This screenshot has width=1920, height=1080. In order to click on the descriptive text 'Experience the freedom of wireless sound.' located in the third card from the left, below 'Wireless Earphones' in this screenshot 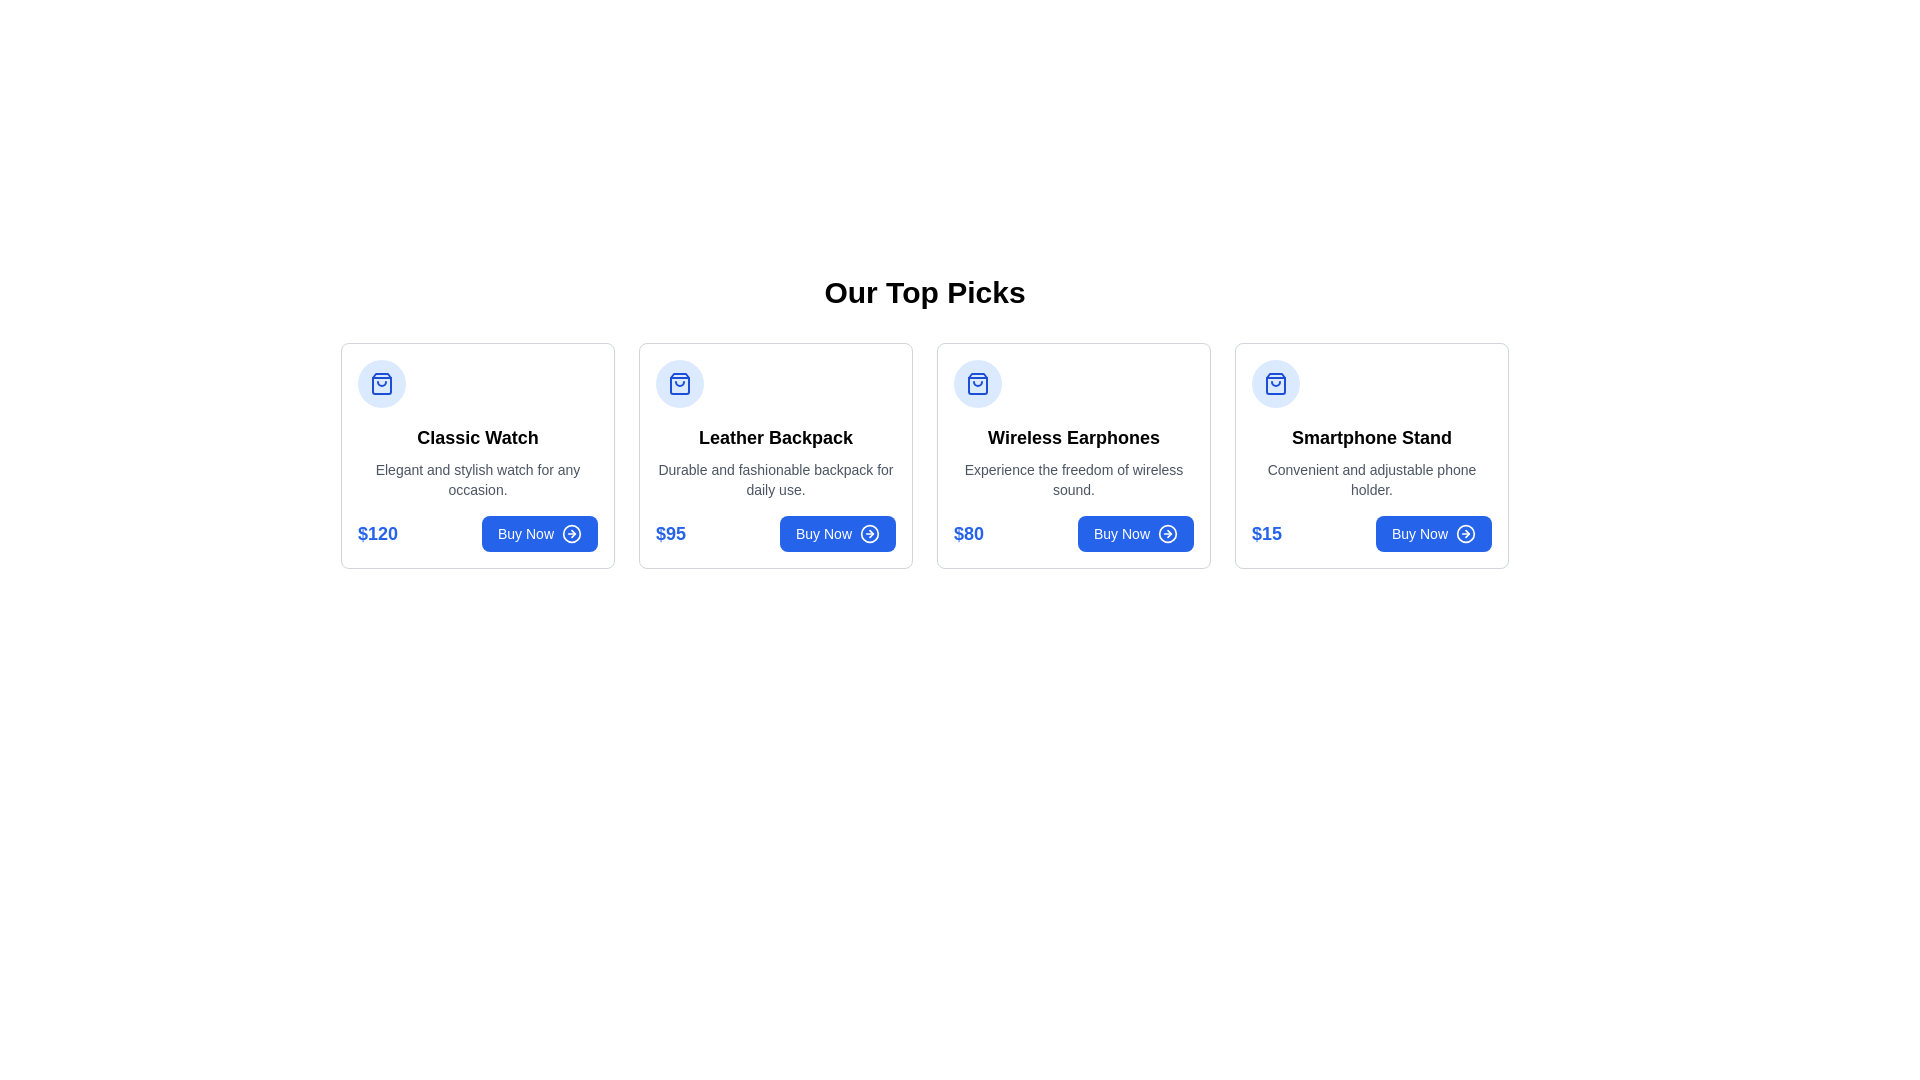, I will do `click(1073, 479)`.